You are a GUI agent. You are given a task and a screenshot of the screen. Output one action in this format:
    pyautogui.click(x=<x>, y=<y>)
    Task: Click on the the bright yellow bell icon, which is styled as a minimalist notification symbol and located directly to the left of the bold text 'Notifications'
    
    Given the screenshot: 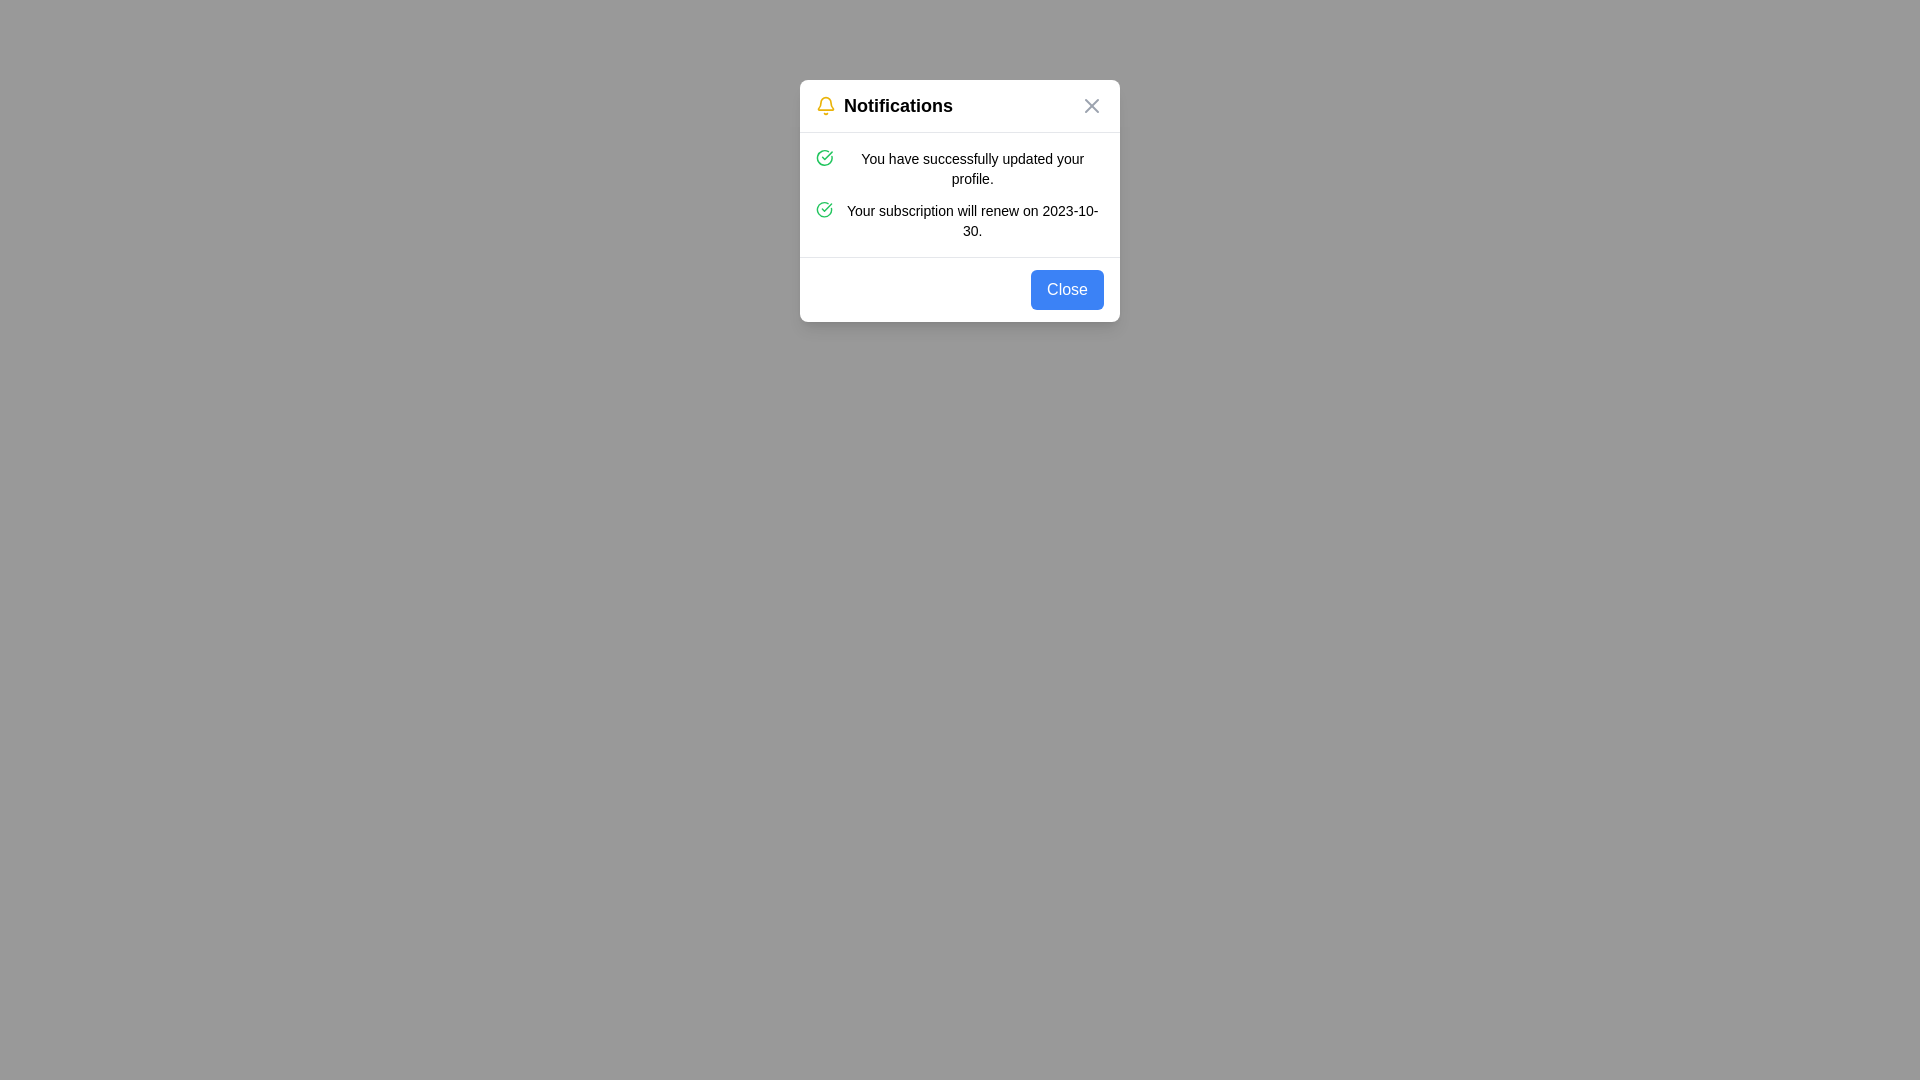 What is the action you would take?
    pyautogui.click(x=825, y=105)
    